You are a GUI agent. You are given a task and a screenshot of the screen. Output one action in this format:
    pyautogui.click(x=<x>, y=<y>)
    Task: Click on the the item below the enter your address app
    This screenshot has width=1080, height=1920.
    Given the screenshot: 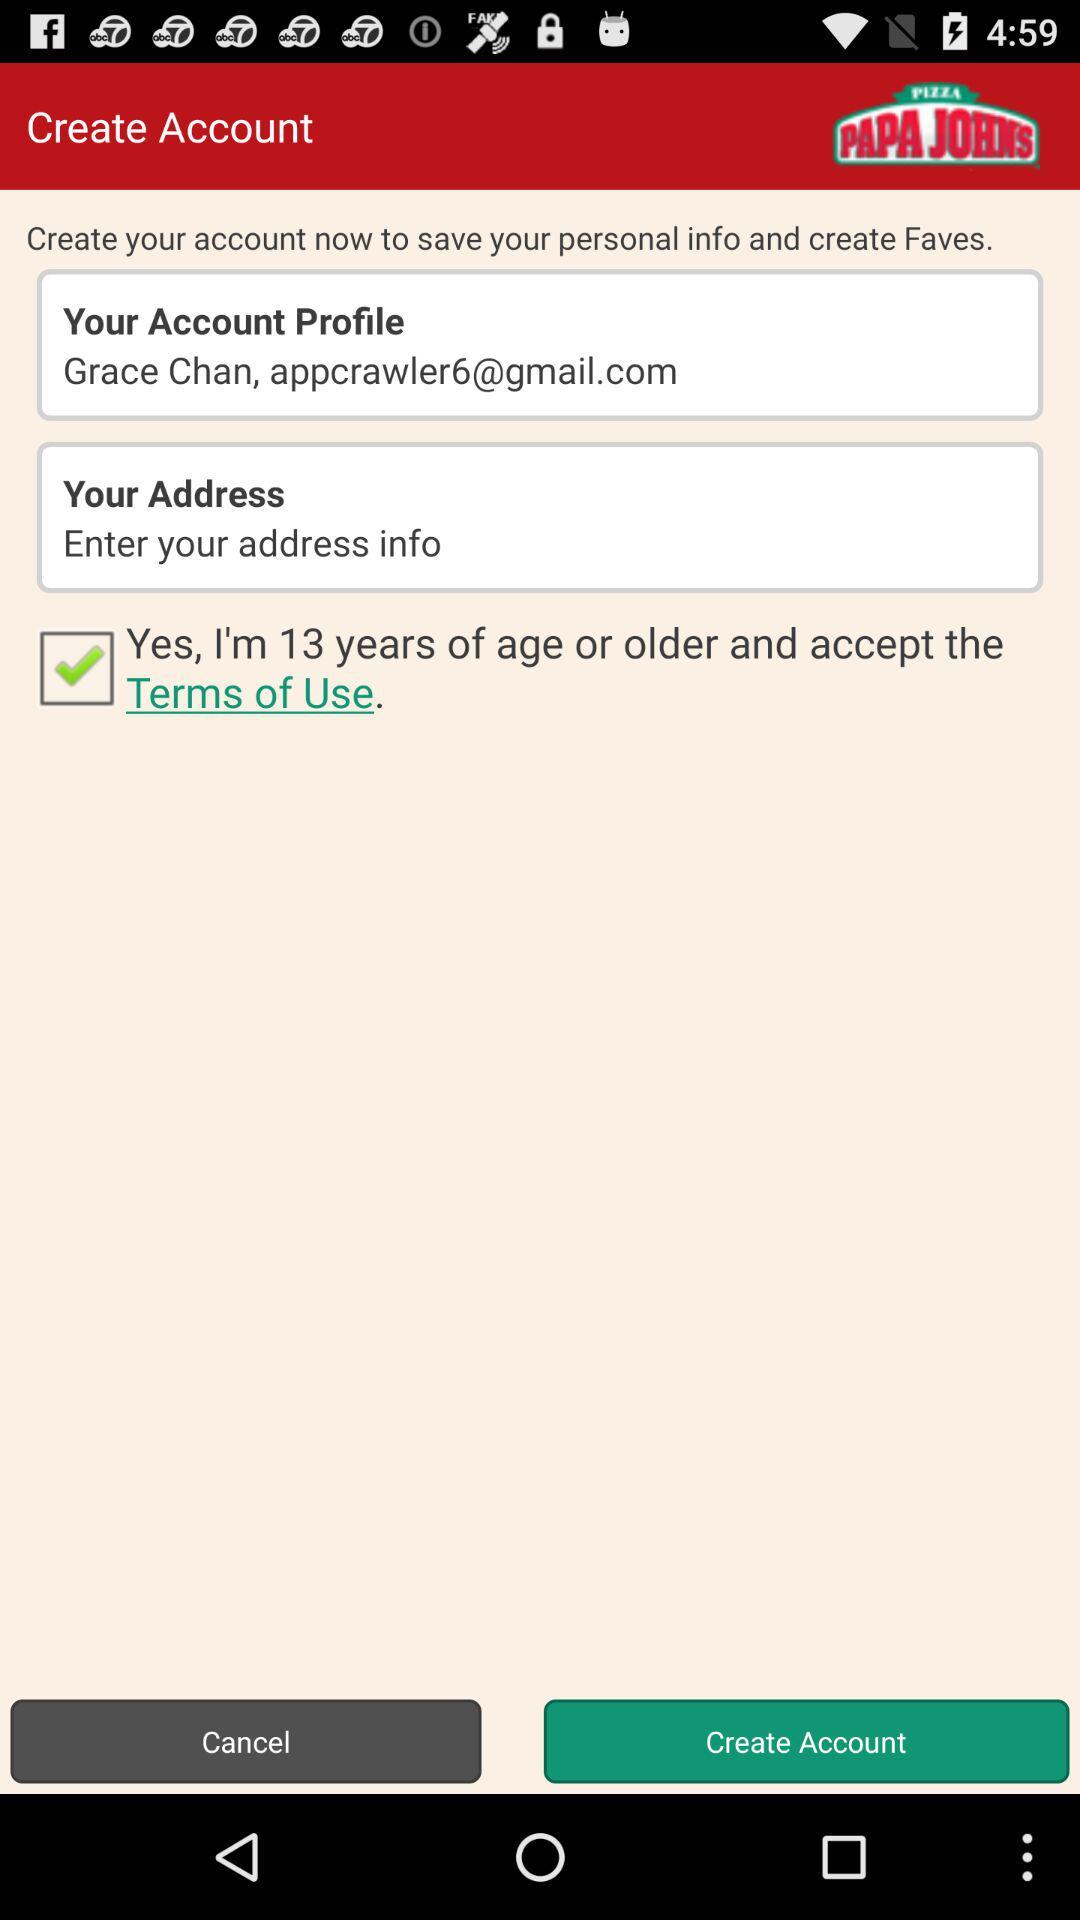 What is the action you would take?
    pyautogui.click(x=588, y=666)
    